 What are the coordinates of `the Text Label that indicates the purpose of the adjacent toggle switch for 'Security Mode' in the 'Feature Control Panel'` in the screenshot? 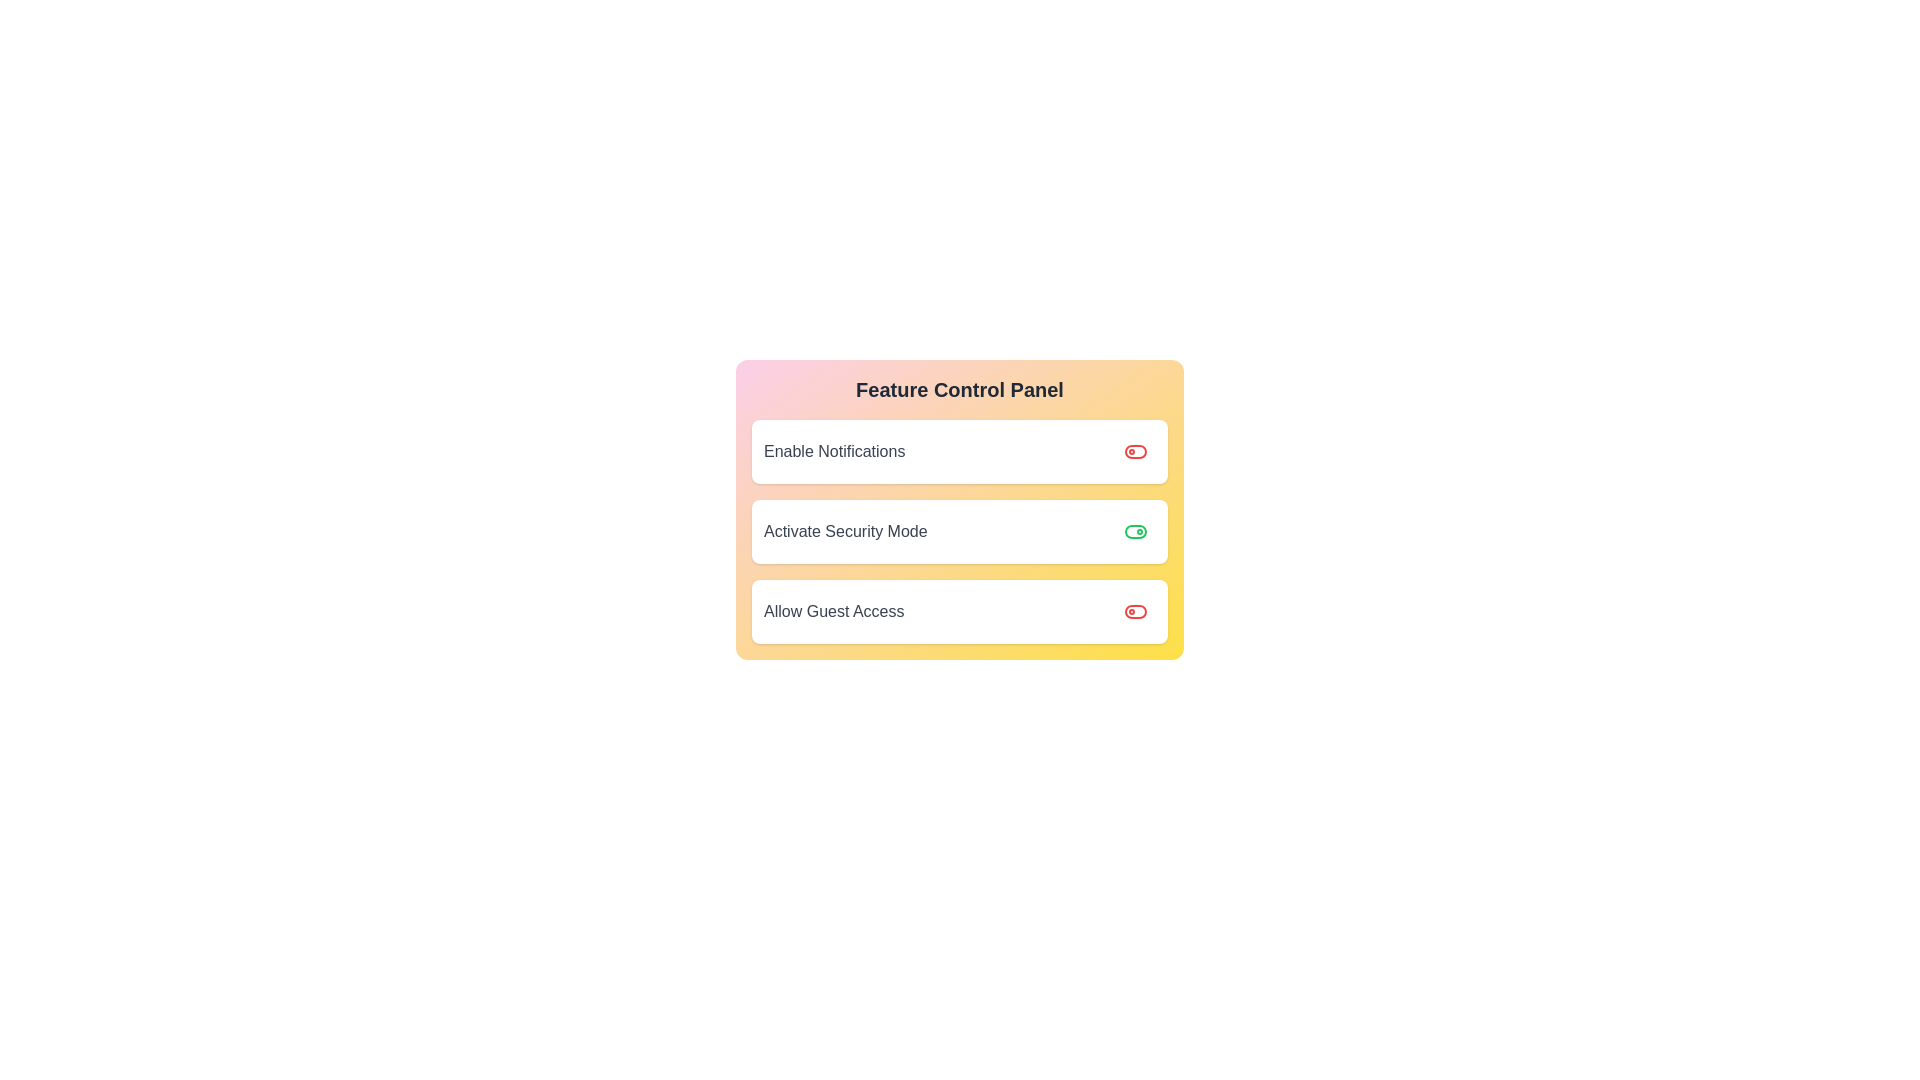 It's located at (845, 531).